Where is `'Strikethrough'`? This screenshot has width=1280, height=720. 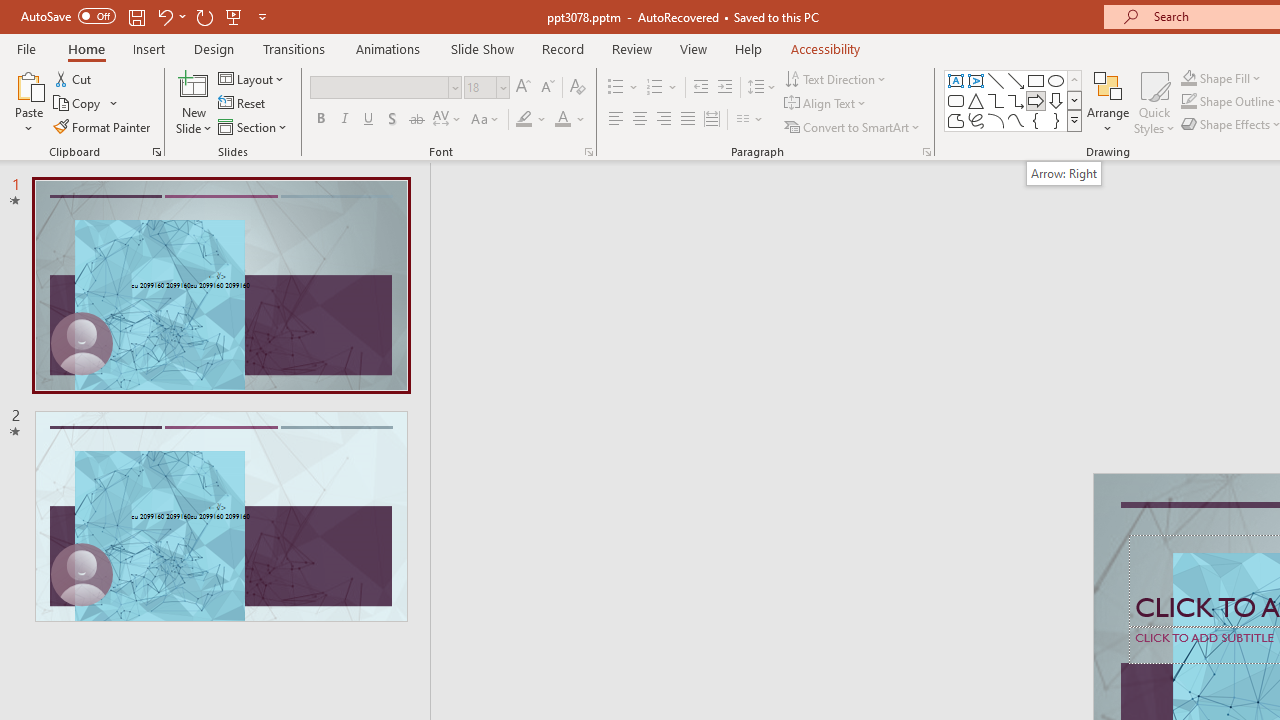
'Strikethrough' is located at coordinates (415, 119).